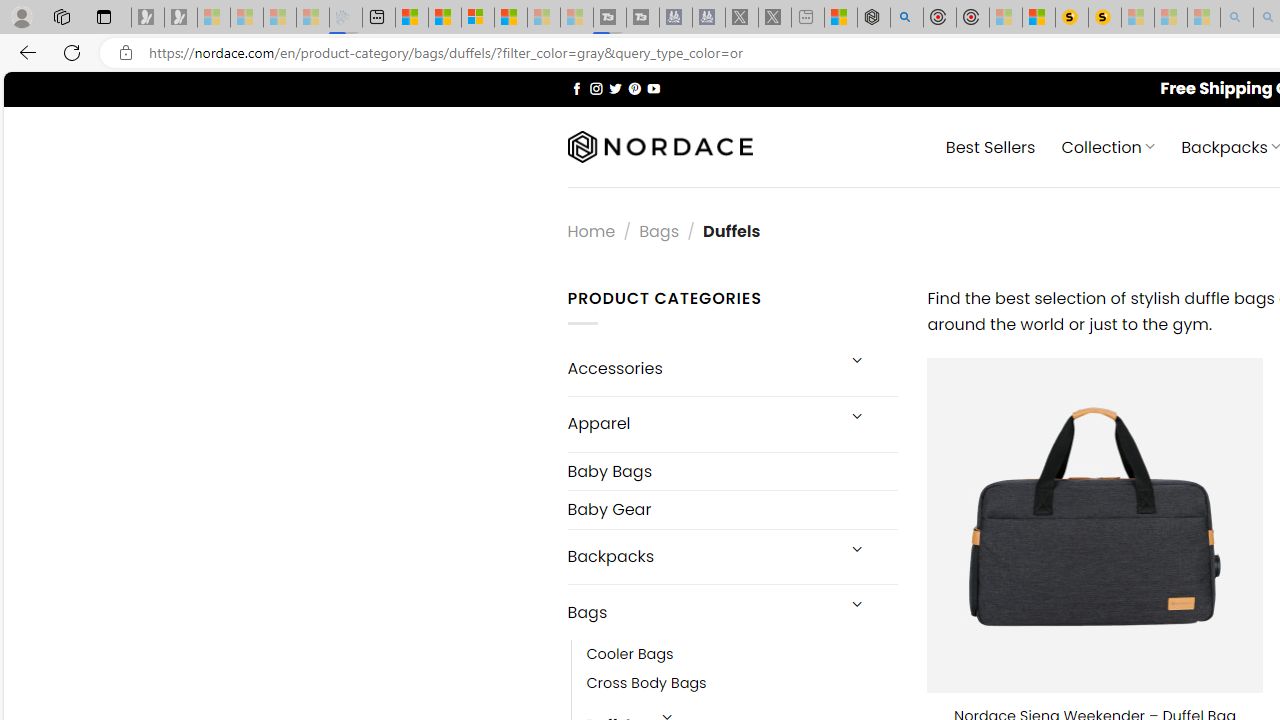  I want to click on 'Streaming Coverage | T3 - Sleeping', so click(608, 17).